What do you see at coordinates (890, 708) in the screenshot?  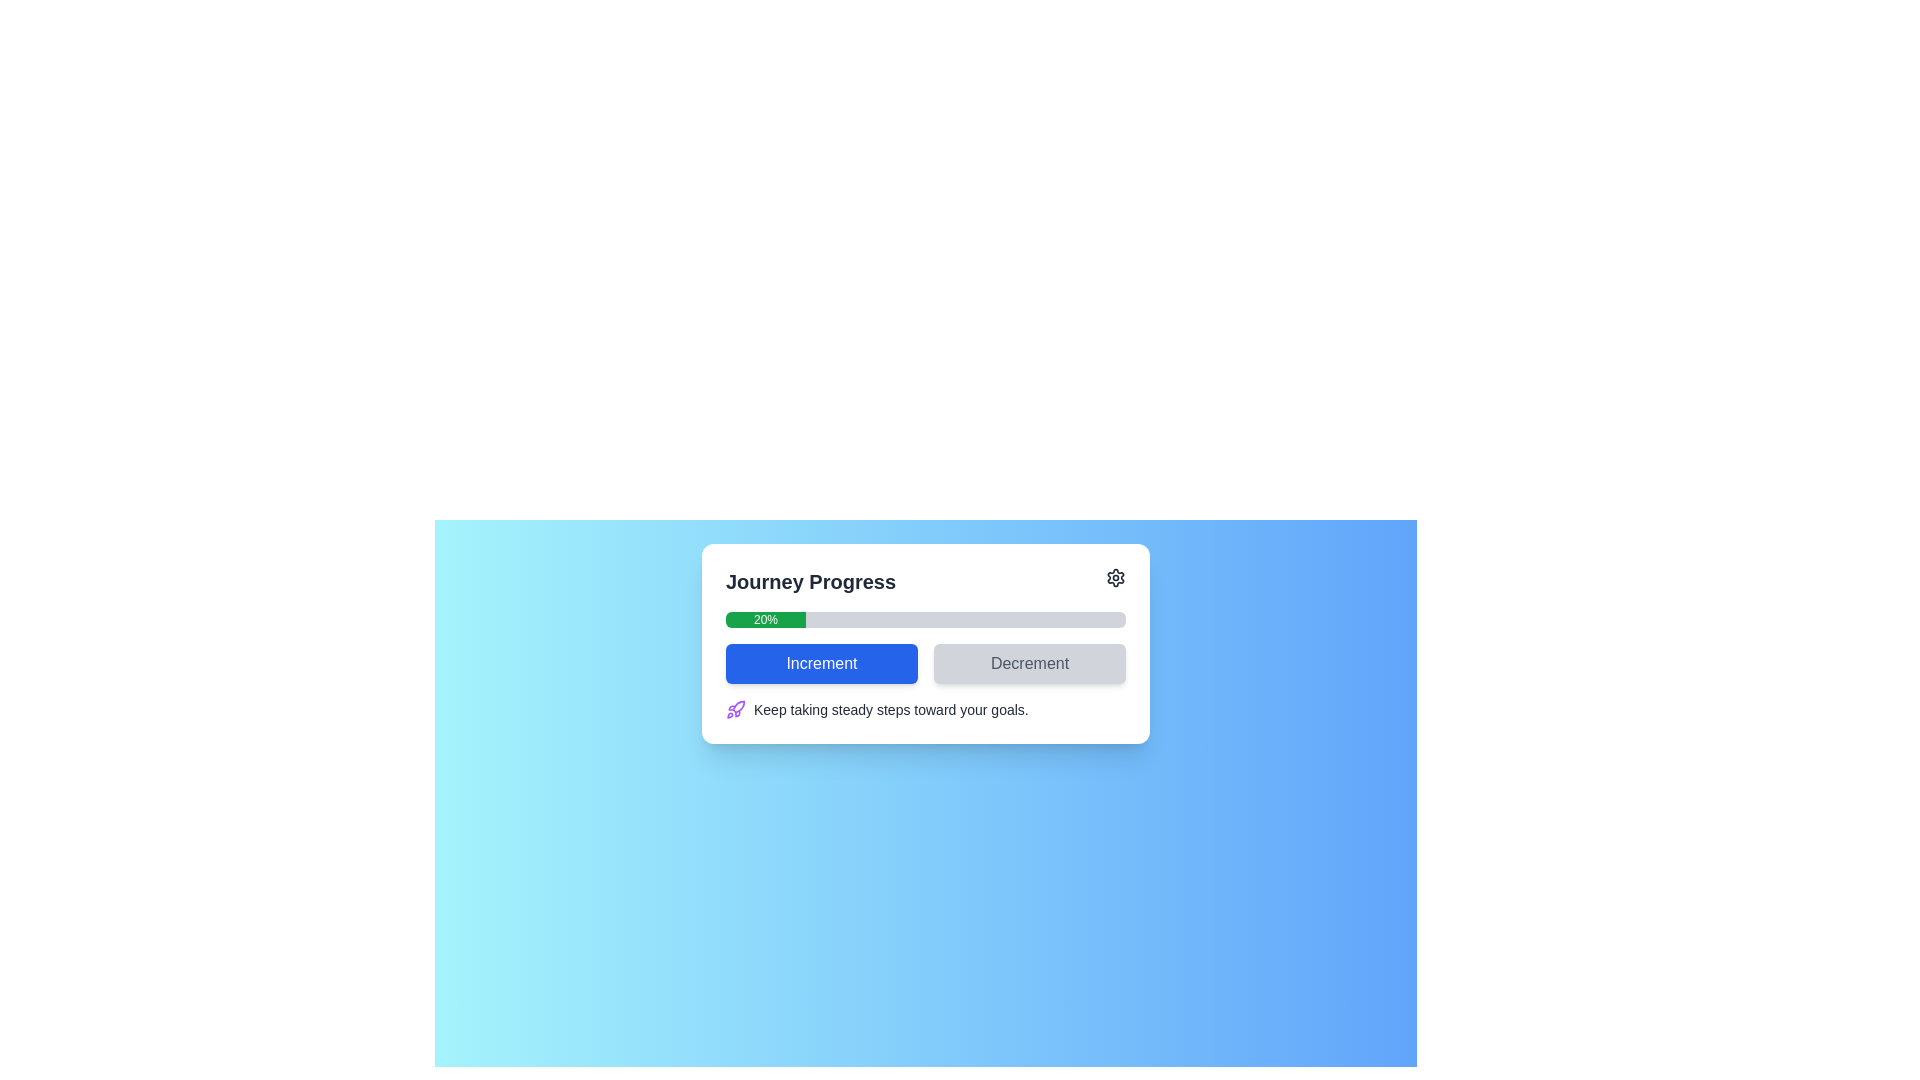 I see `motivational text displayed in the text label located at the bottom-center of the interface, within the 'Journey Progress' card component, positioned to the right of the purple rocket icon` at bounding box center [890, 708].